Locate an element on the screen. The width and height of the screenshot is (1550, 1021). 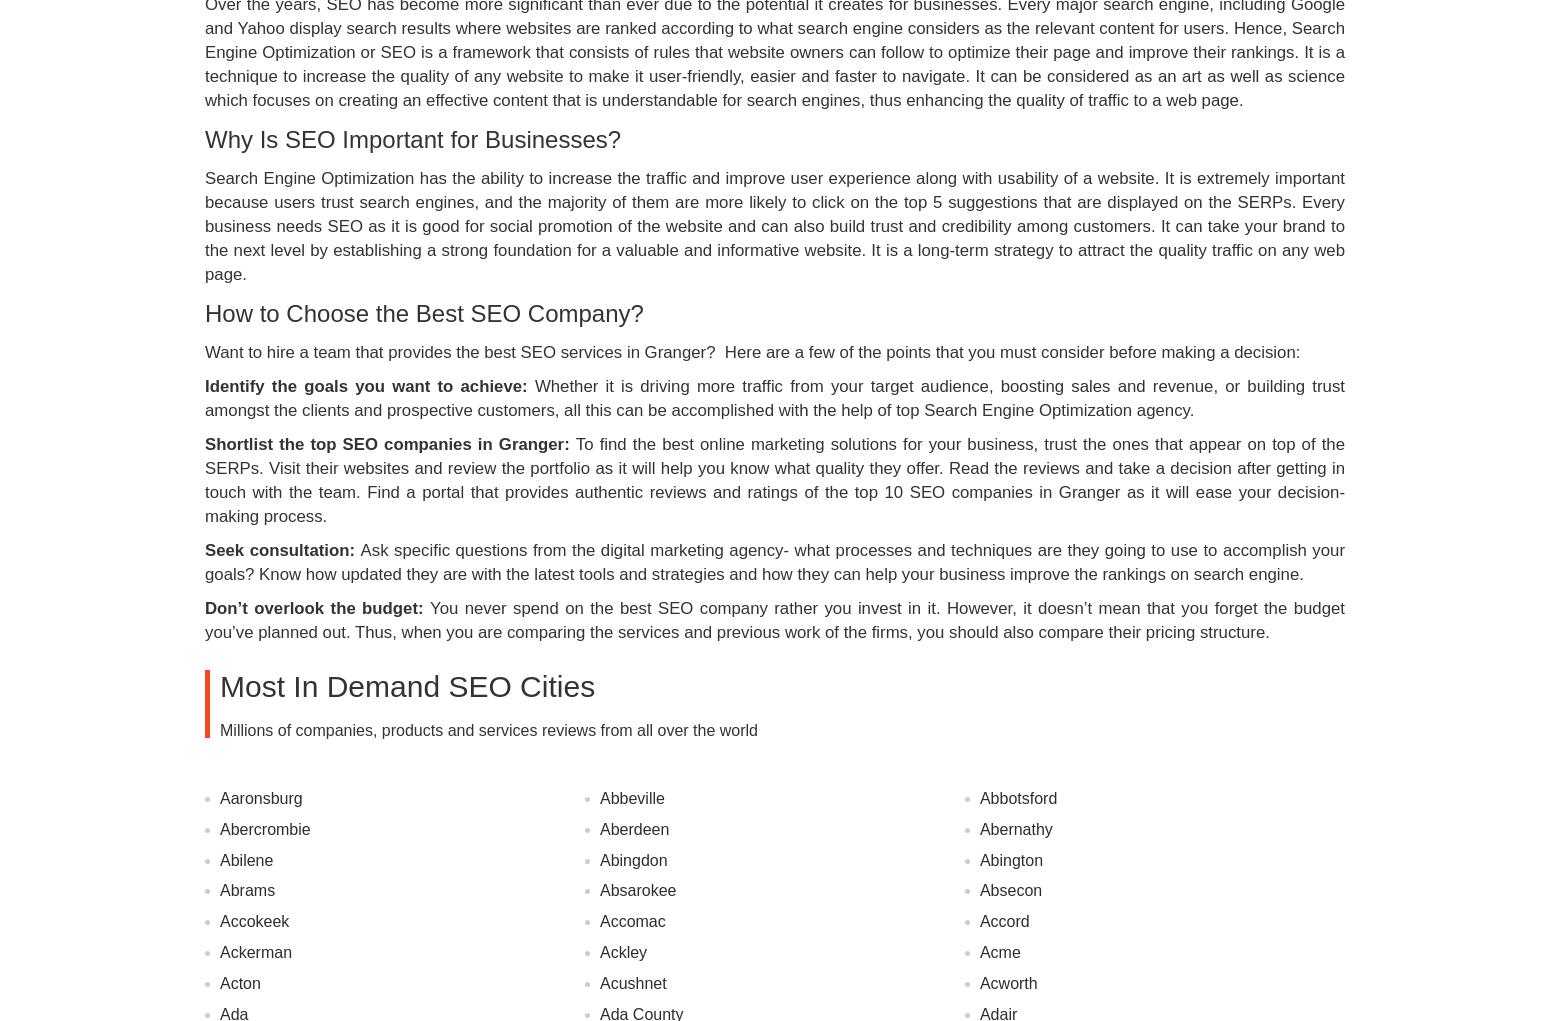
'Abington' is located at coordinates (1011, 859).